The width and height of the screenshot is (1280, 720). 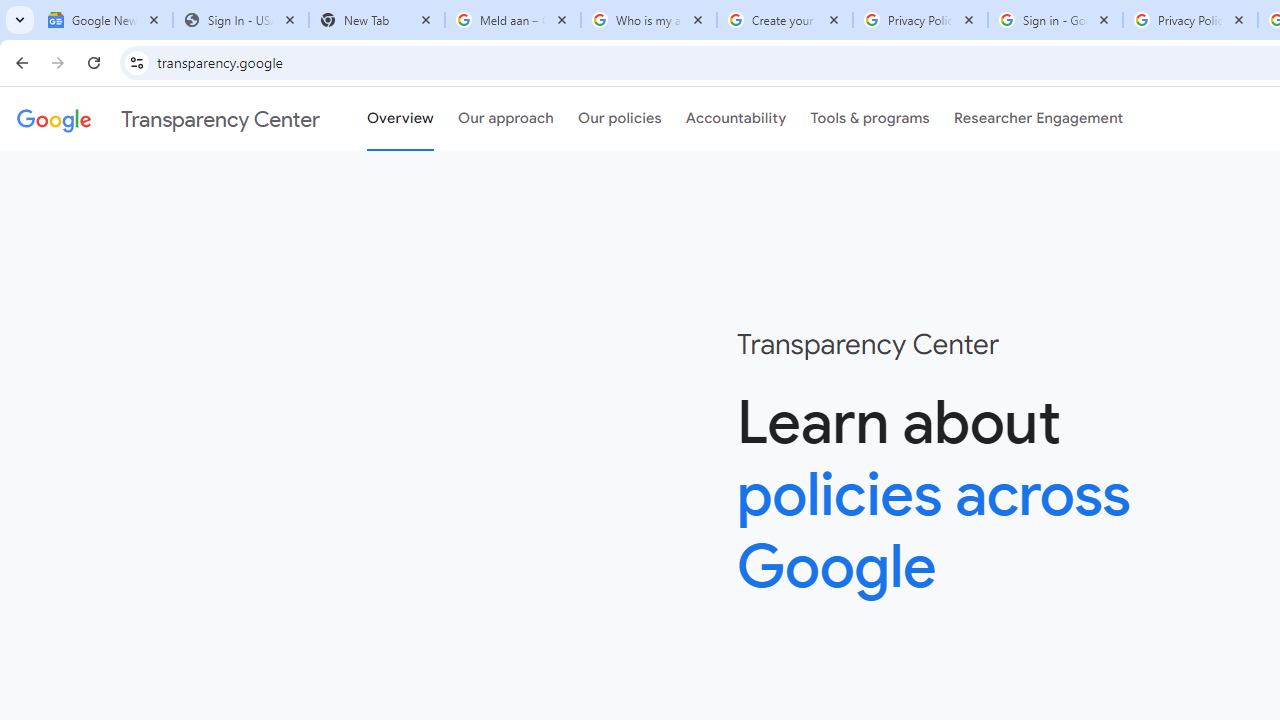 I want to click on 'Researcher Engagement', so click(x=1038, y=119).